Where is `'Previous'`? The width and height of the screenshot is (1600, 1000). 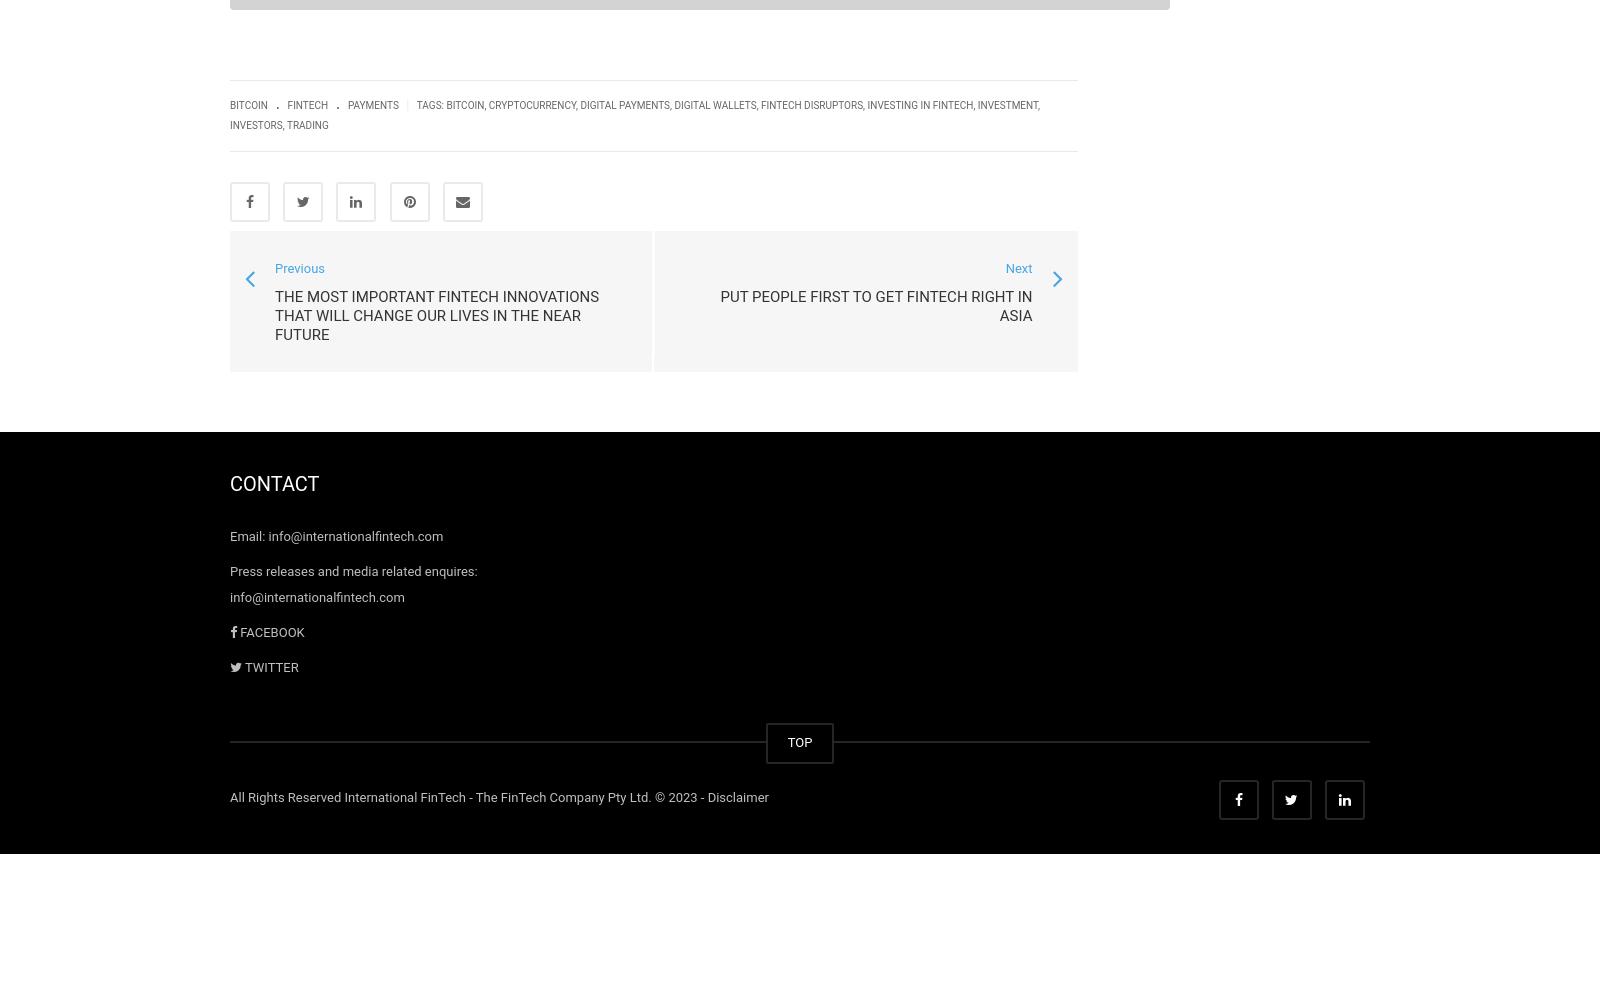 'Previous' is located at coordinates (275, 268).